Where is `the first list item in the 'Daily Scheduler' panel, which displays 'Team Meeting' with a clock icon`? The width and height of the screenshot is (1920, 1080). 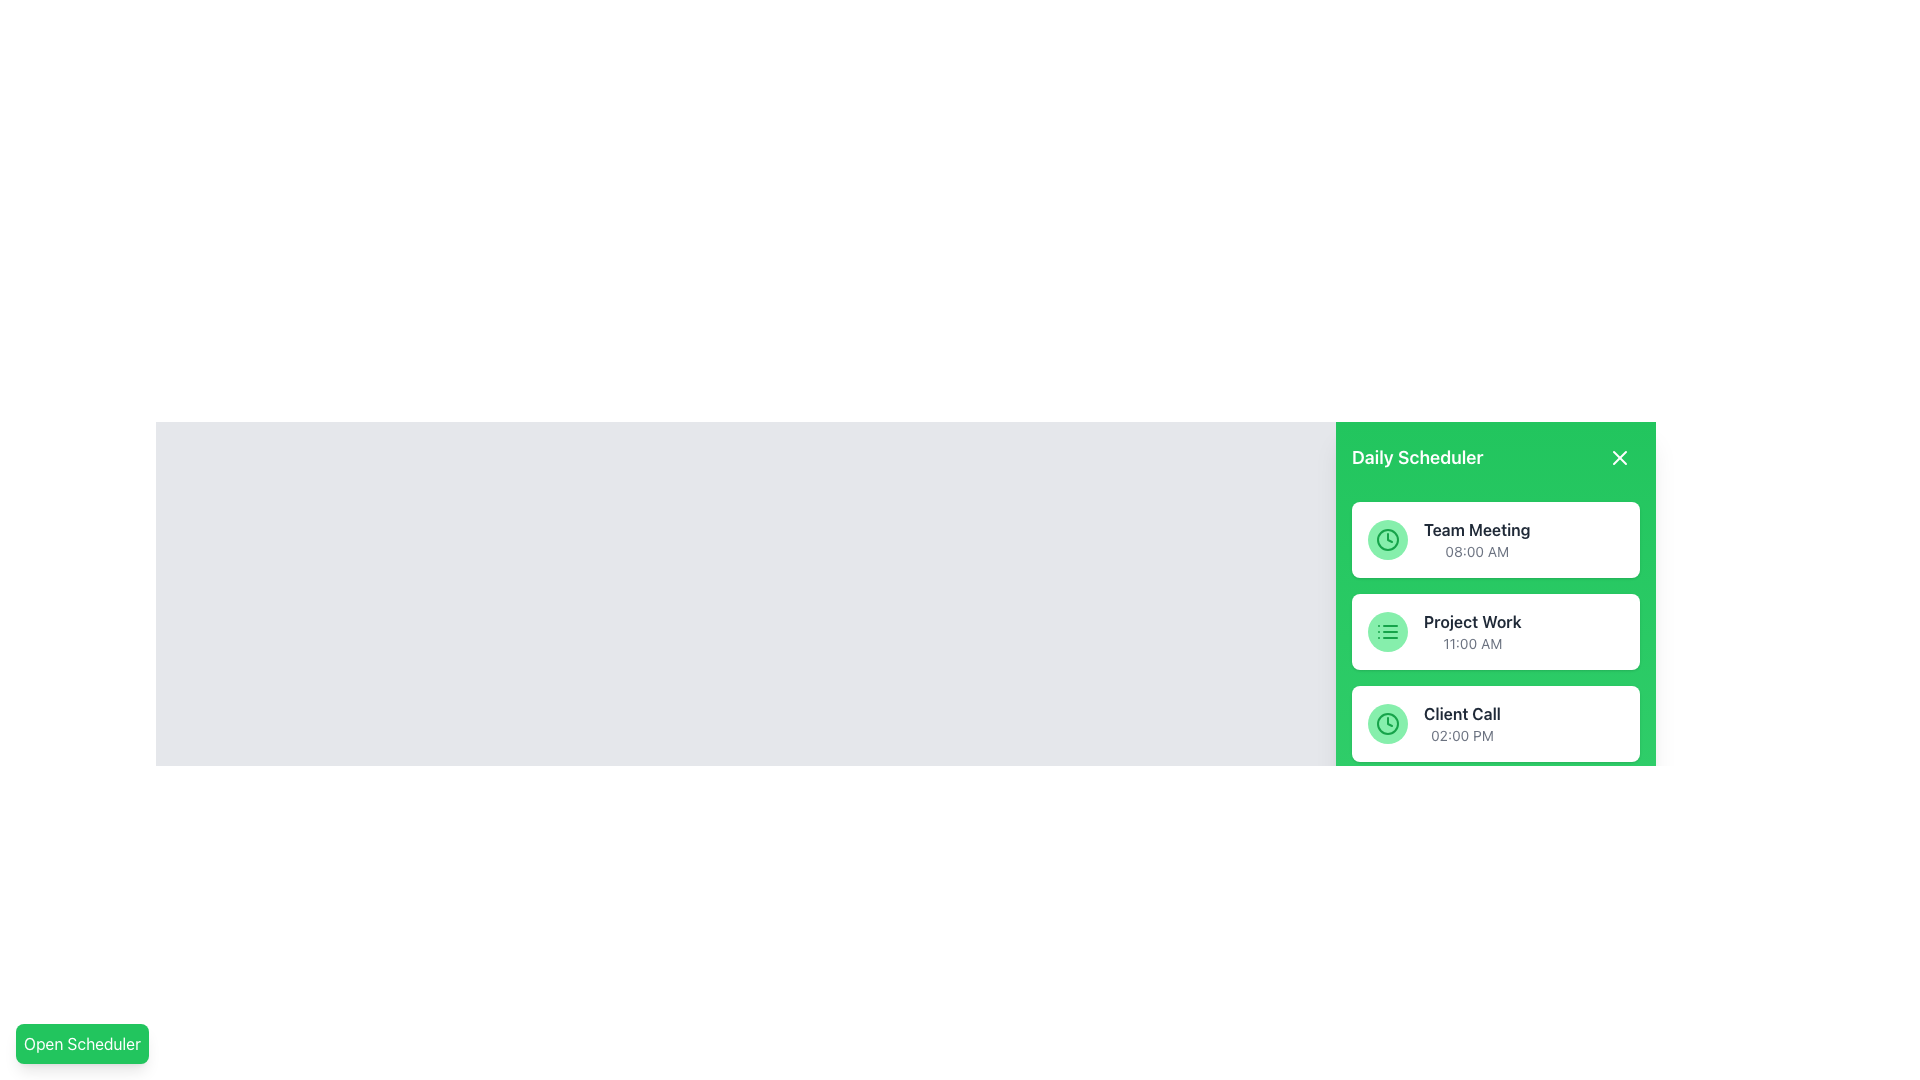
the first list item in the 'Daily Scheduler' panel, which displays 'Team Meeting' with a clock icon is located at coordinates (1496, 540).